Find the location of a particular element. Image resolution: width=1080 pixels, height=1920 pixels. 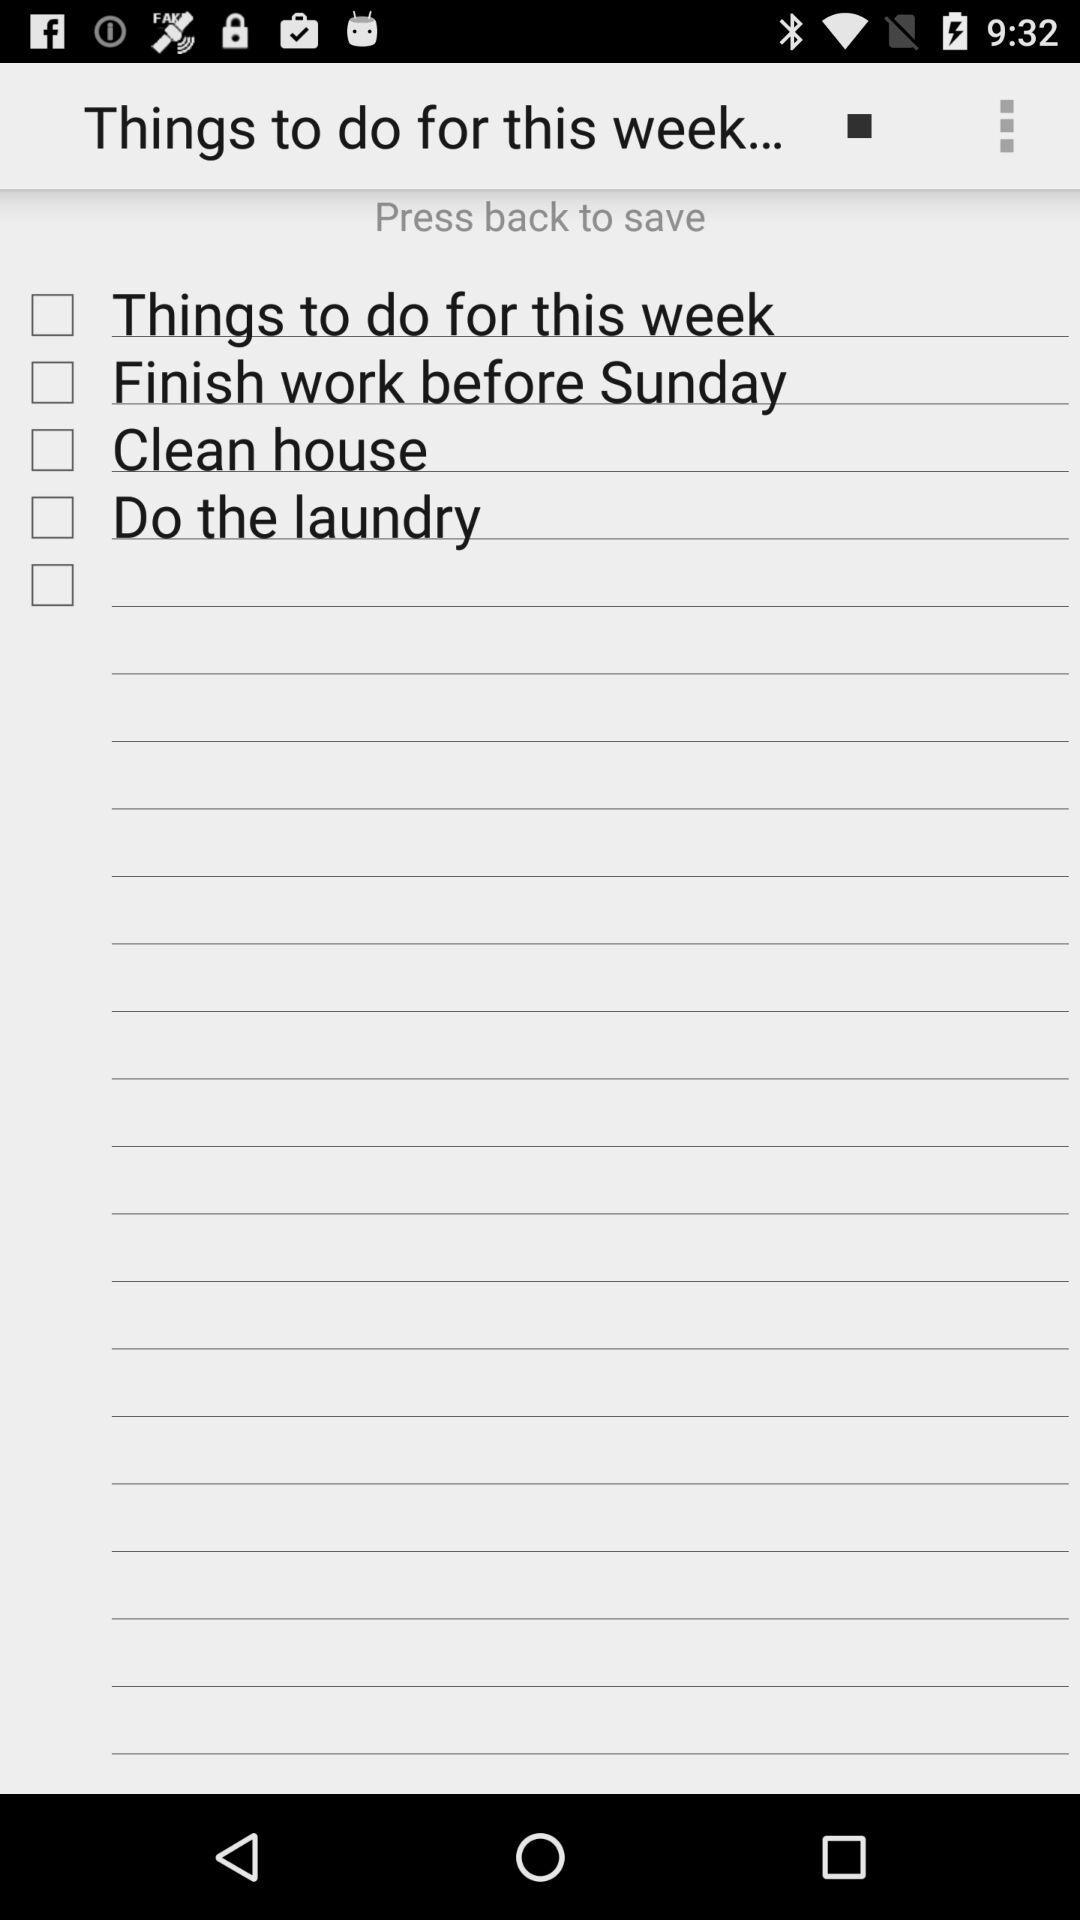

check box when complete is located at coordinates (46, 314).